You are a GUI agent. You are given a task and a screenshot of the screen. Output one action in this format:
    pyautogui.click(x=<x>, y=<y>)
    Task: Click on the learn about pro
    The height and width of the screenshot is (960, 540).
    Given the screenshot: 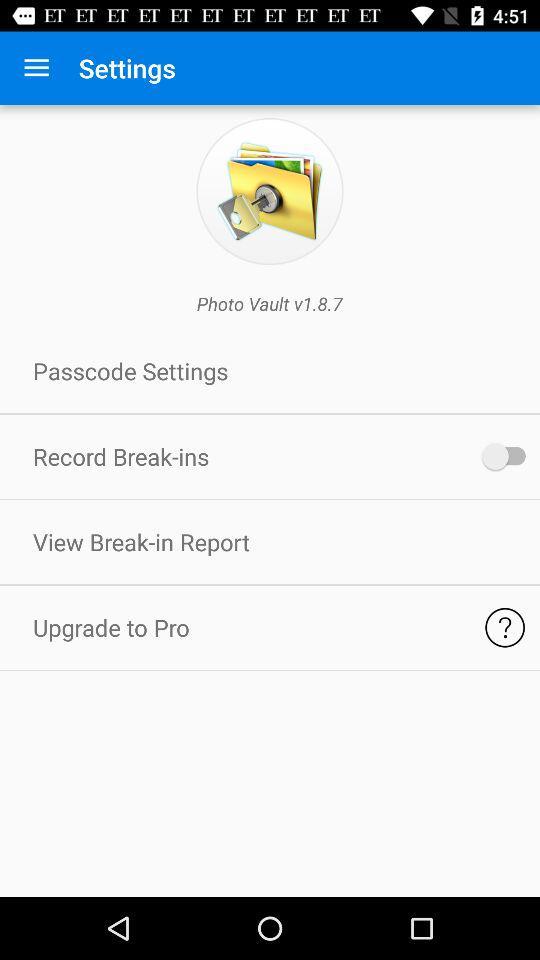 What is the action you would take?
    pyautogui.click(x=504, y=626)
    